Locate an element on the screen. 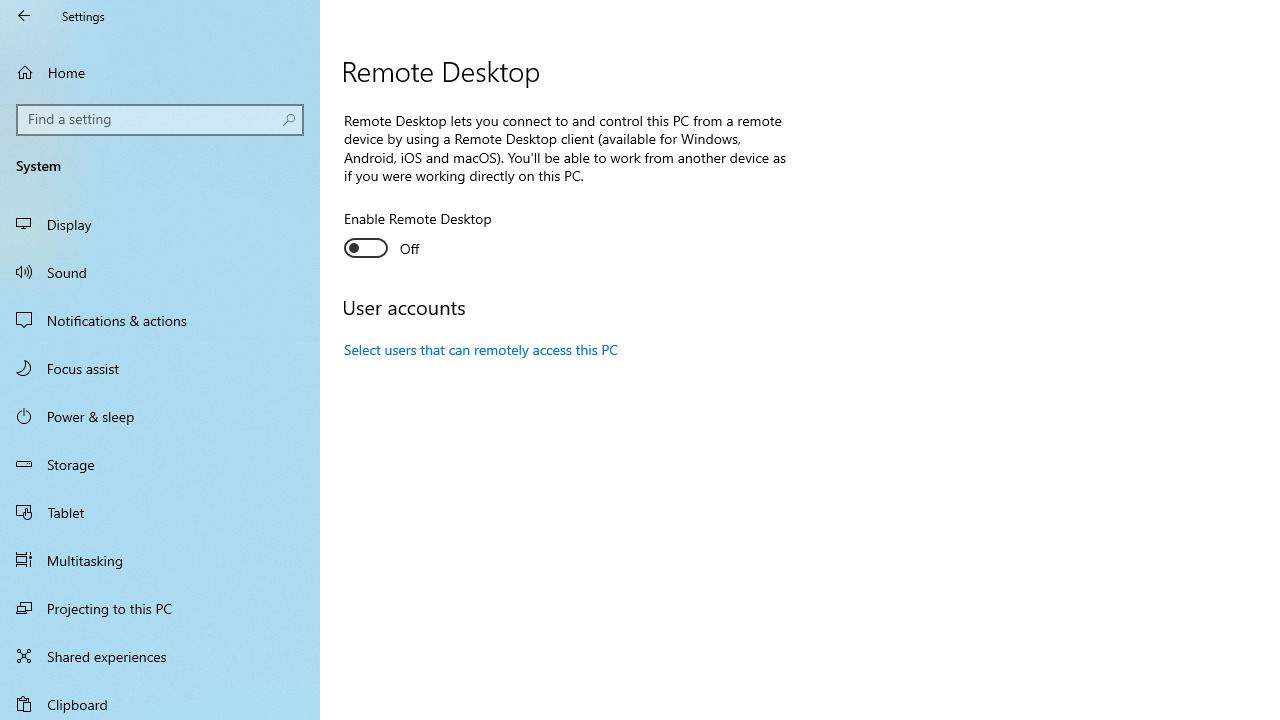 The height and width of the screenshot is (720, 1280). 'Focus assist' is located at coordinates (160, 367).